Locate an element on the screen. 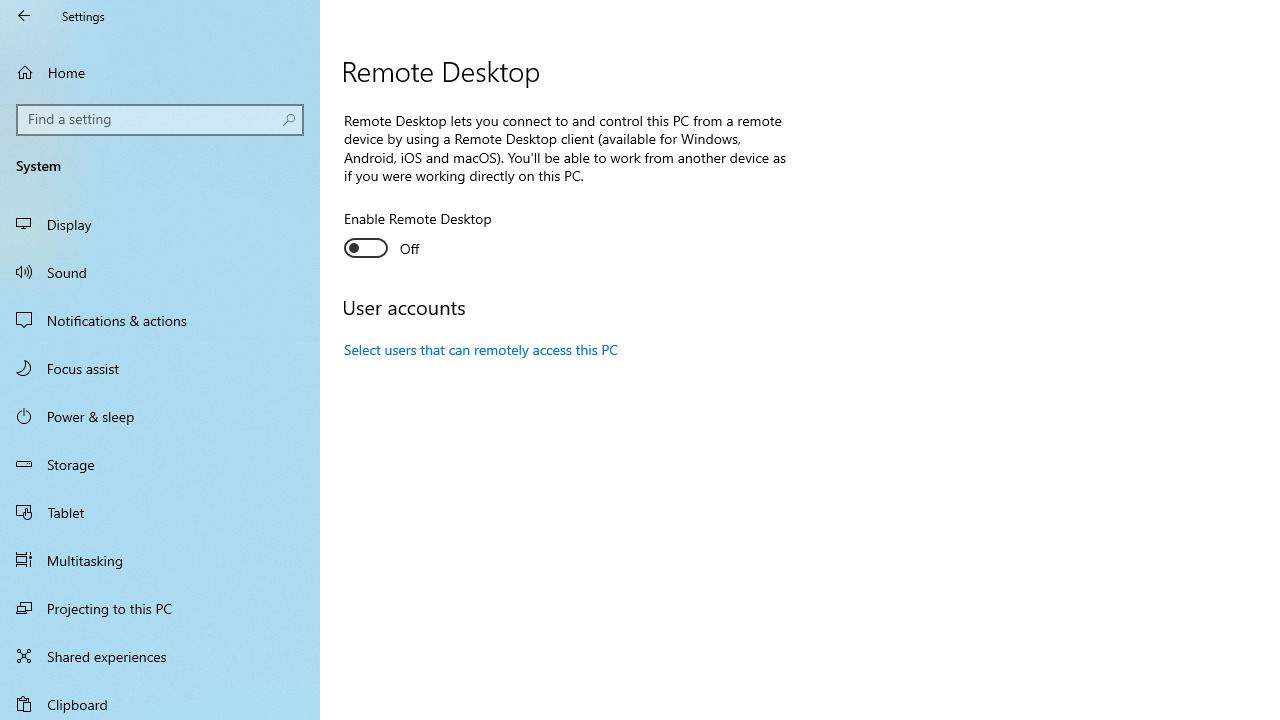 The height and width of the screenshot is (720, 1280). 'Focus assist' is located at coordinates (160, 367).